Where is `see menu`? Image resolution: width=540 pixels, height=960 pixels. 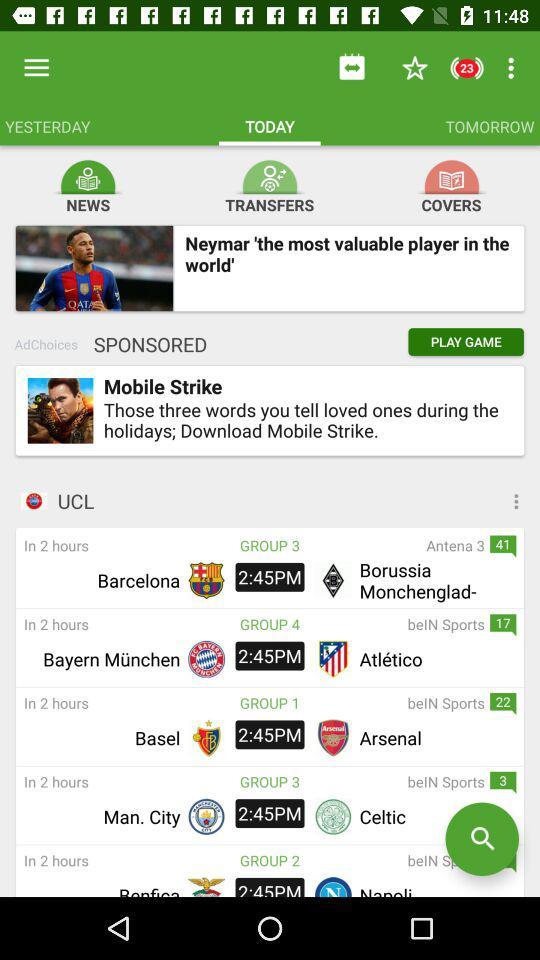
see menu is located at coordinates (441, 500).